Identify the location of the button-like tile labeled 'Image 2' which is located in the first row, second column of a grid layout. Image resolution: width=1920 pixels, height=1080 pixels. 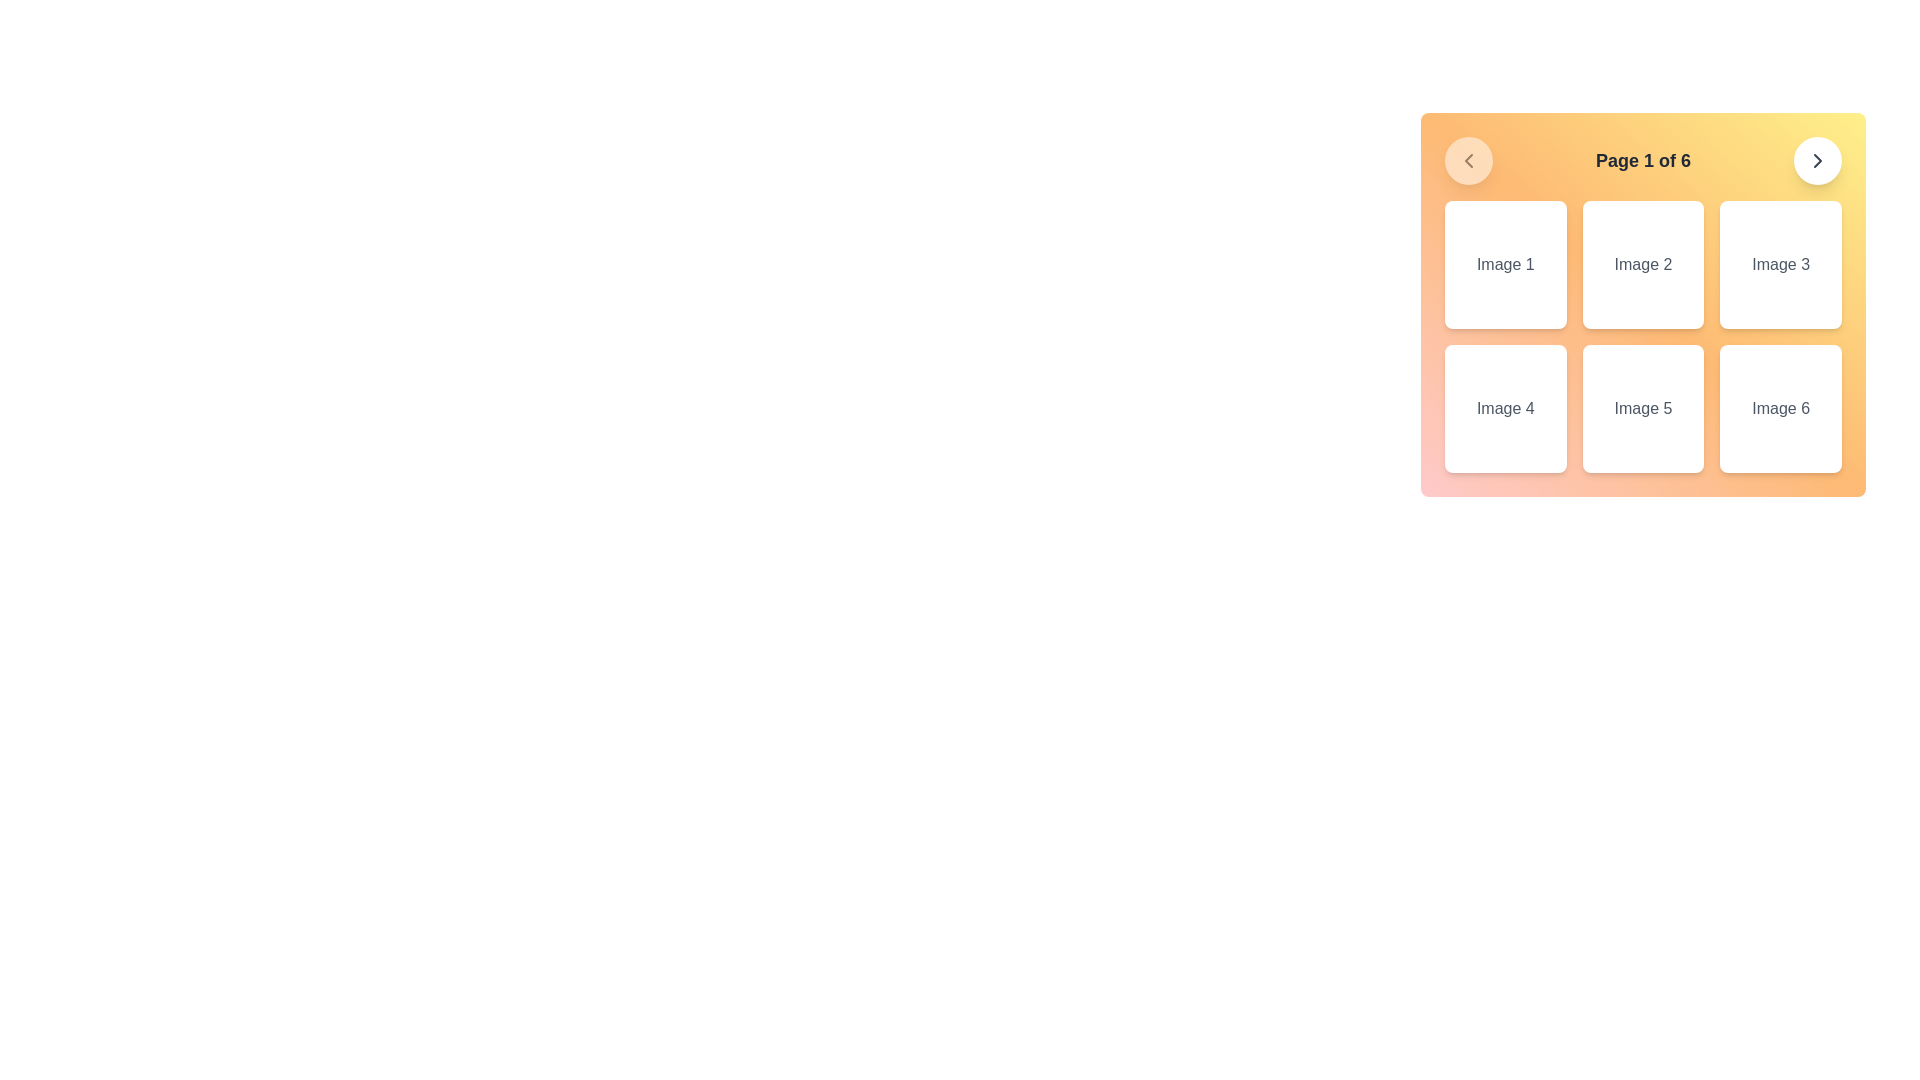
(1643, 264).